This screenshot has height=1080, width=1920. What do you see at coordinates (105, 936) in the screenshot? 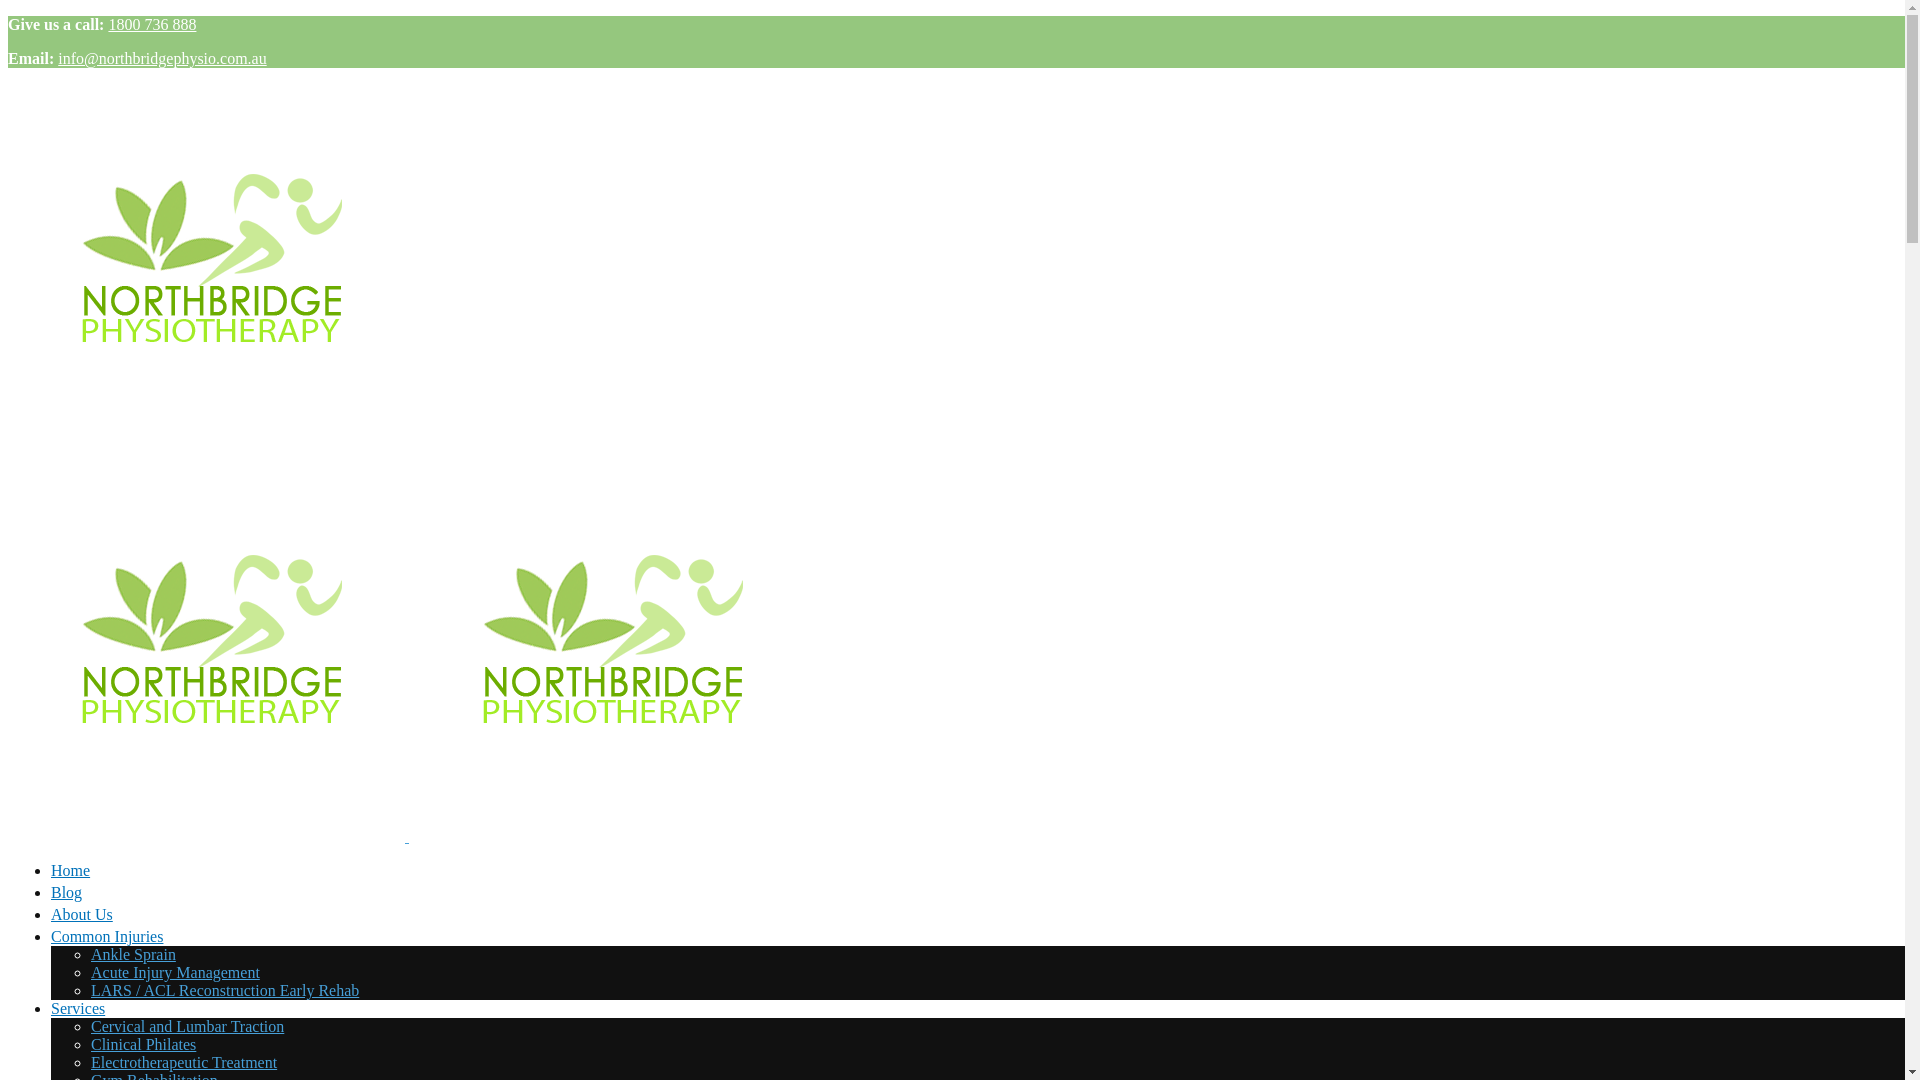
I see `'Common Injuries'` at bounding box center [105, 936].